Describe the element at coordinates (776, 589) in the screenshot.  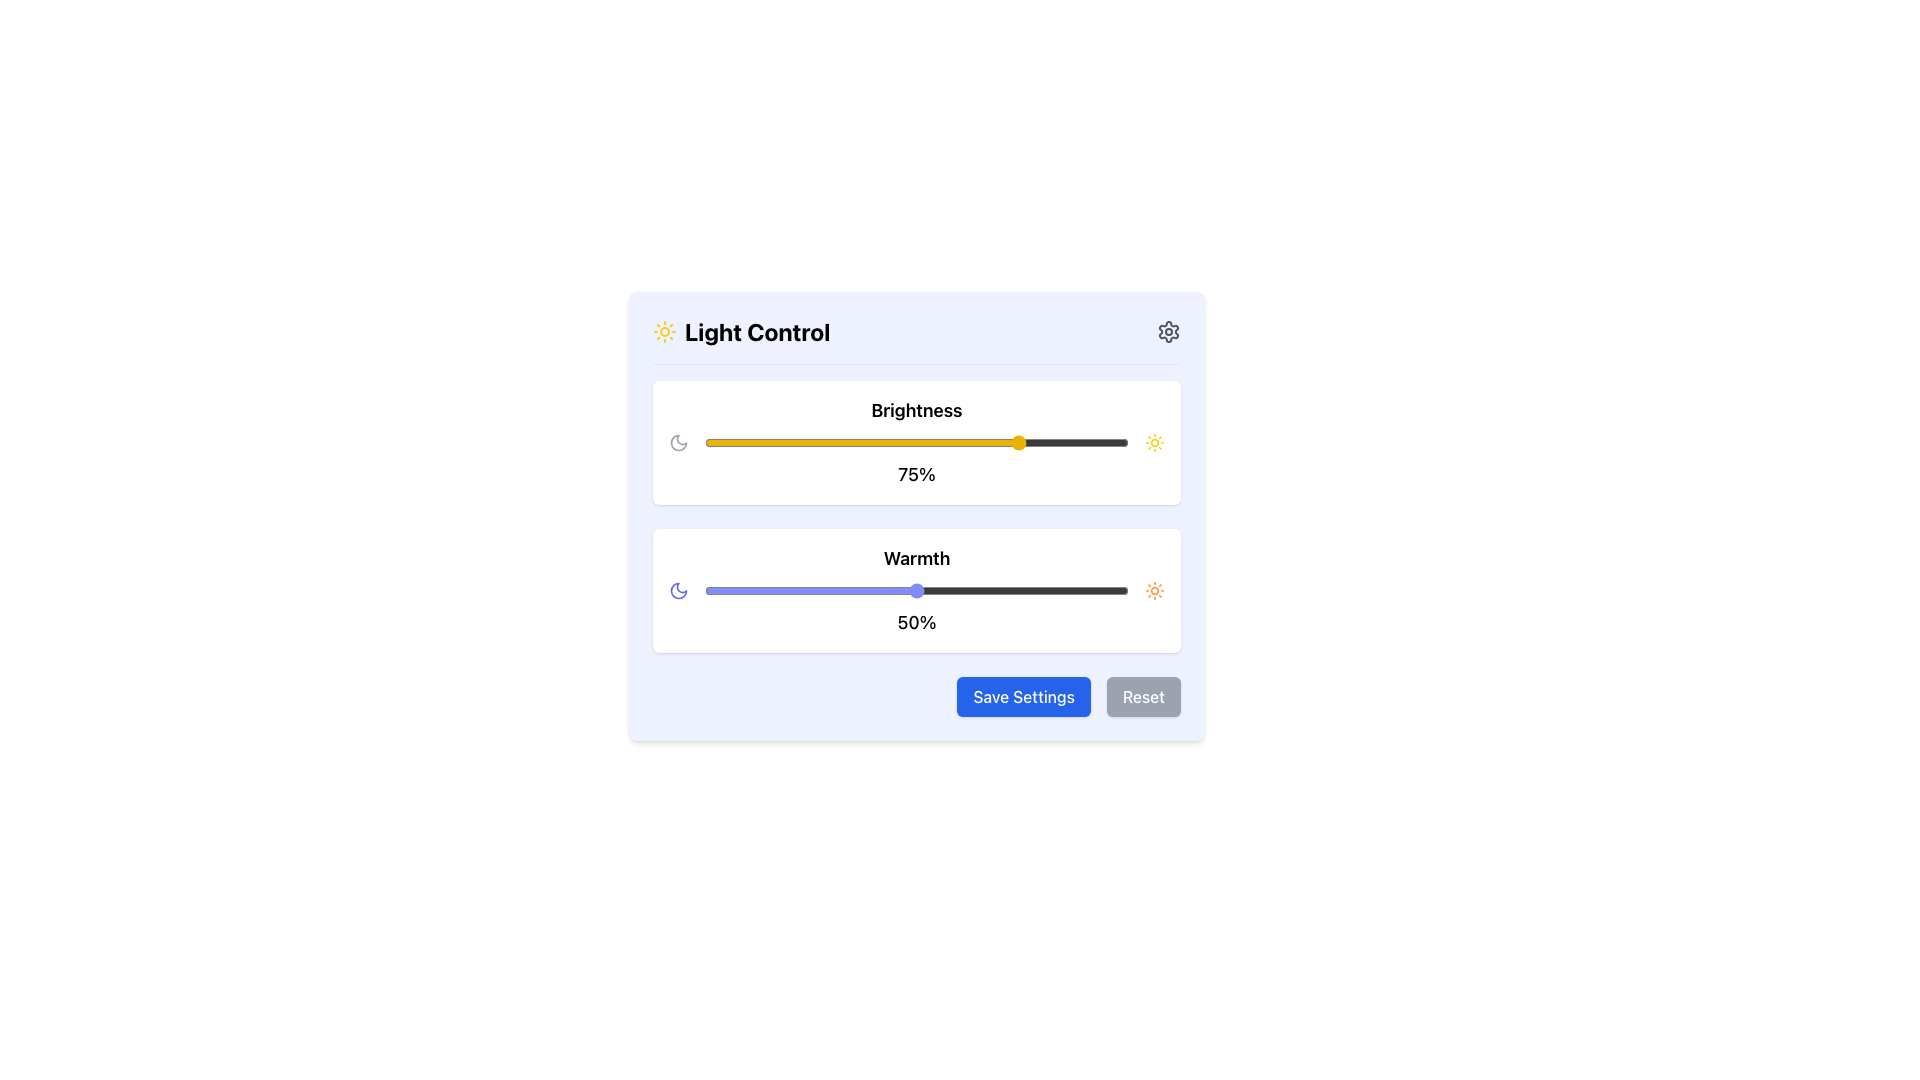
I see `warmth` at that location.